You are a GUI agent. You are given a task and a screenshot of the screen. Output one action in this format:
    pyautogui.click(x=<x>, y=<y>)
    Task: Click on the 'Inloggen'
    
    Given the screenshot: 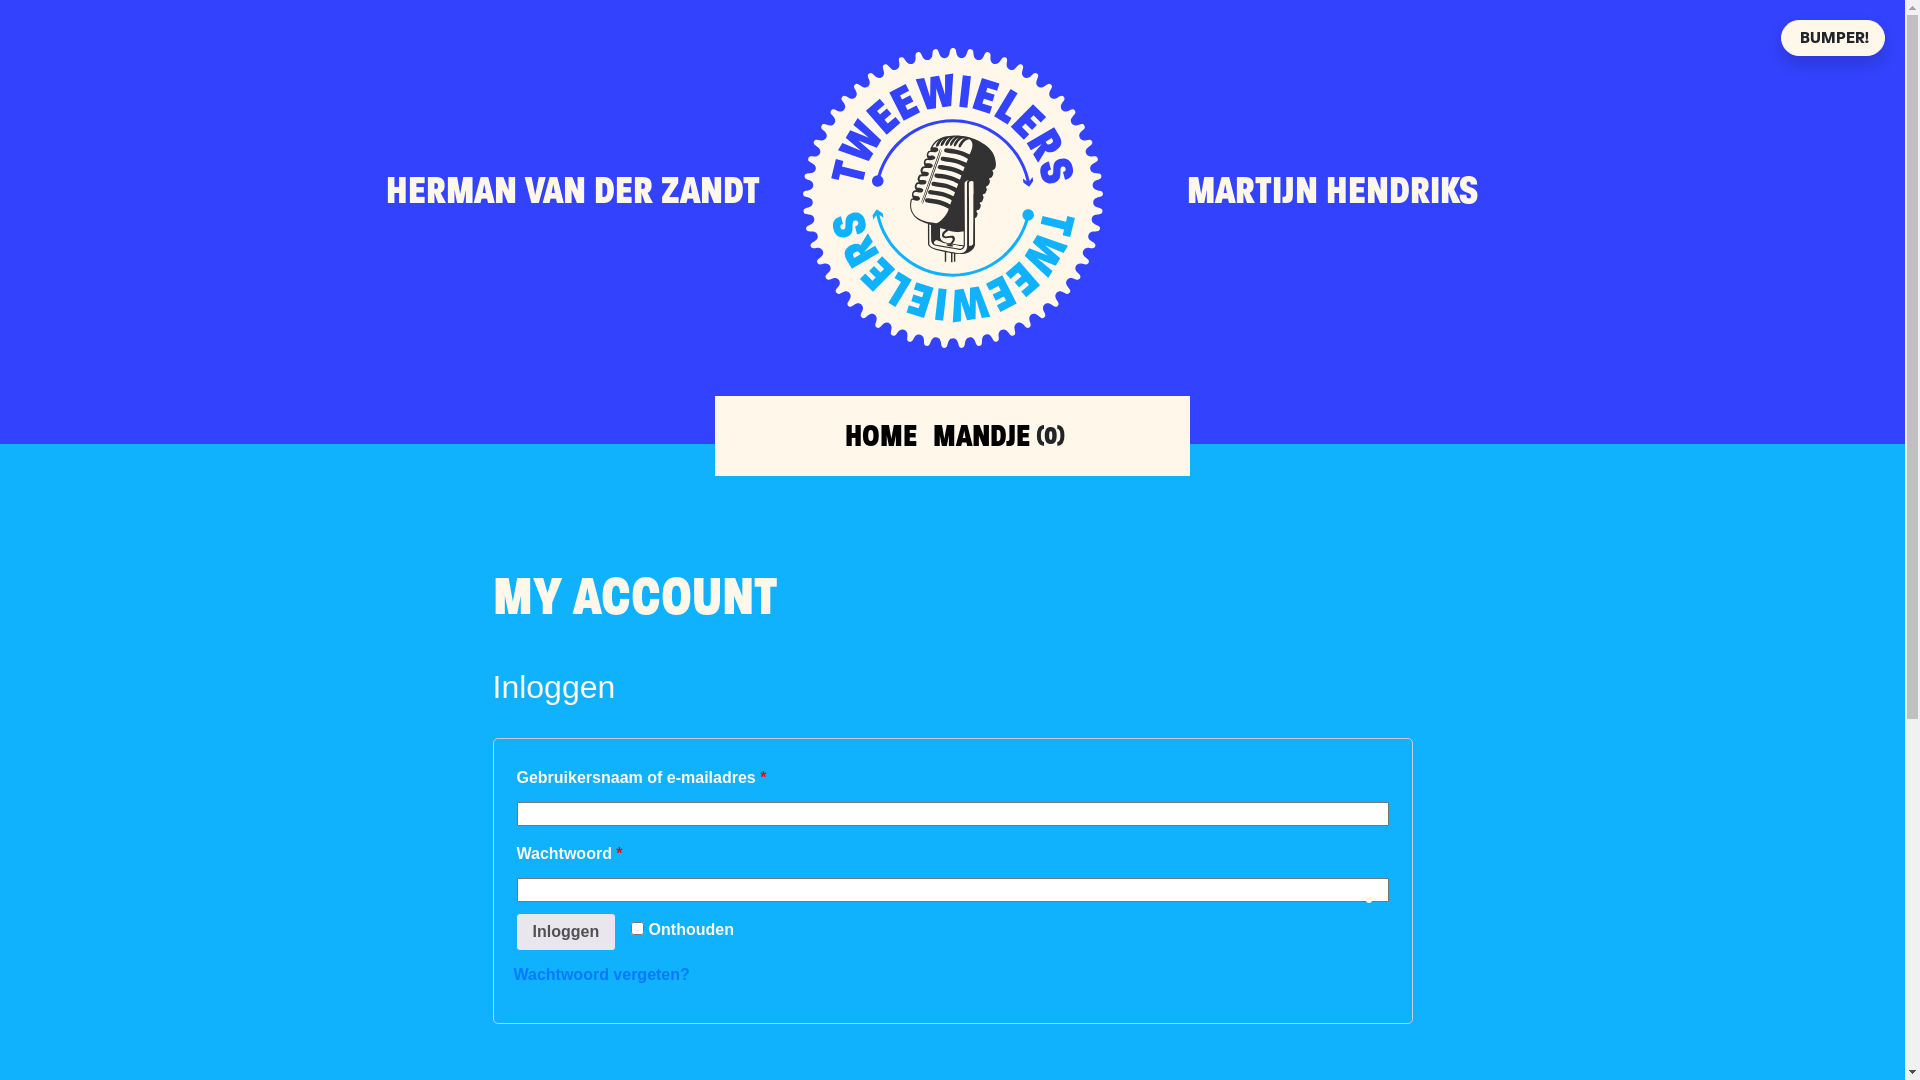 What is the action you would take?
    pyautogui.click(x=515, y=932)
    